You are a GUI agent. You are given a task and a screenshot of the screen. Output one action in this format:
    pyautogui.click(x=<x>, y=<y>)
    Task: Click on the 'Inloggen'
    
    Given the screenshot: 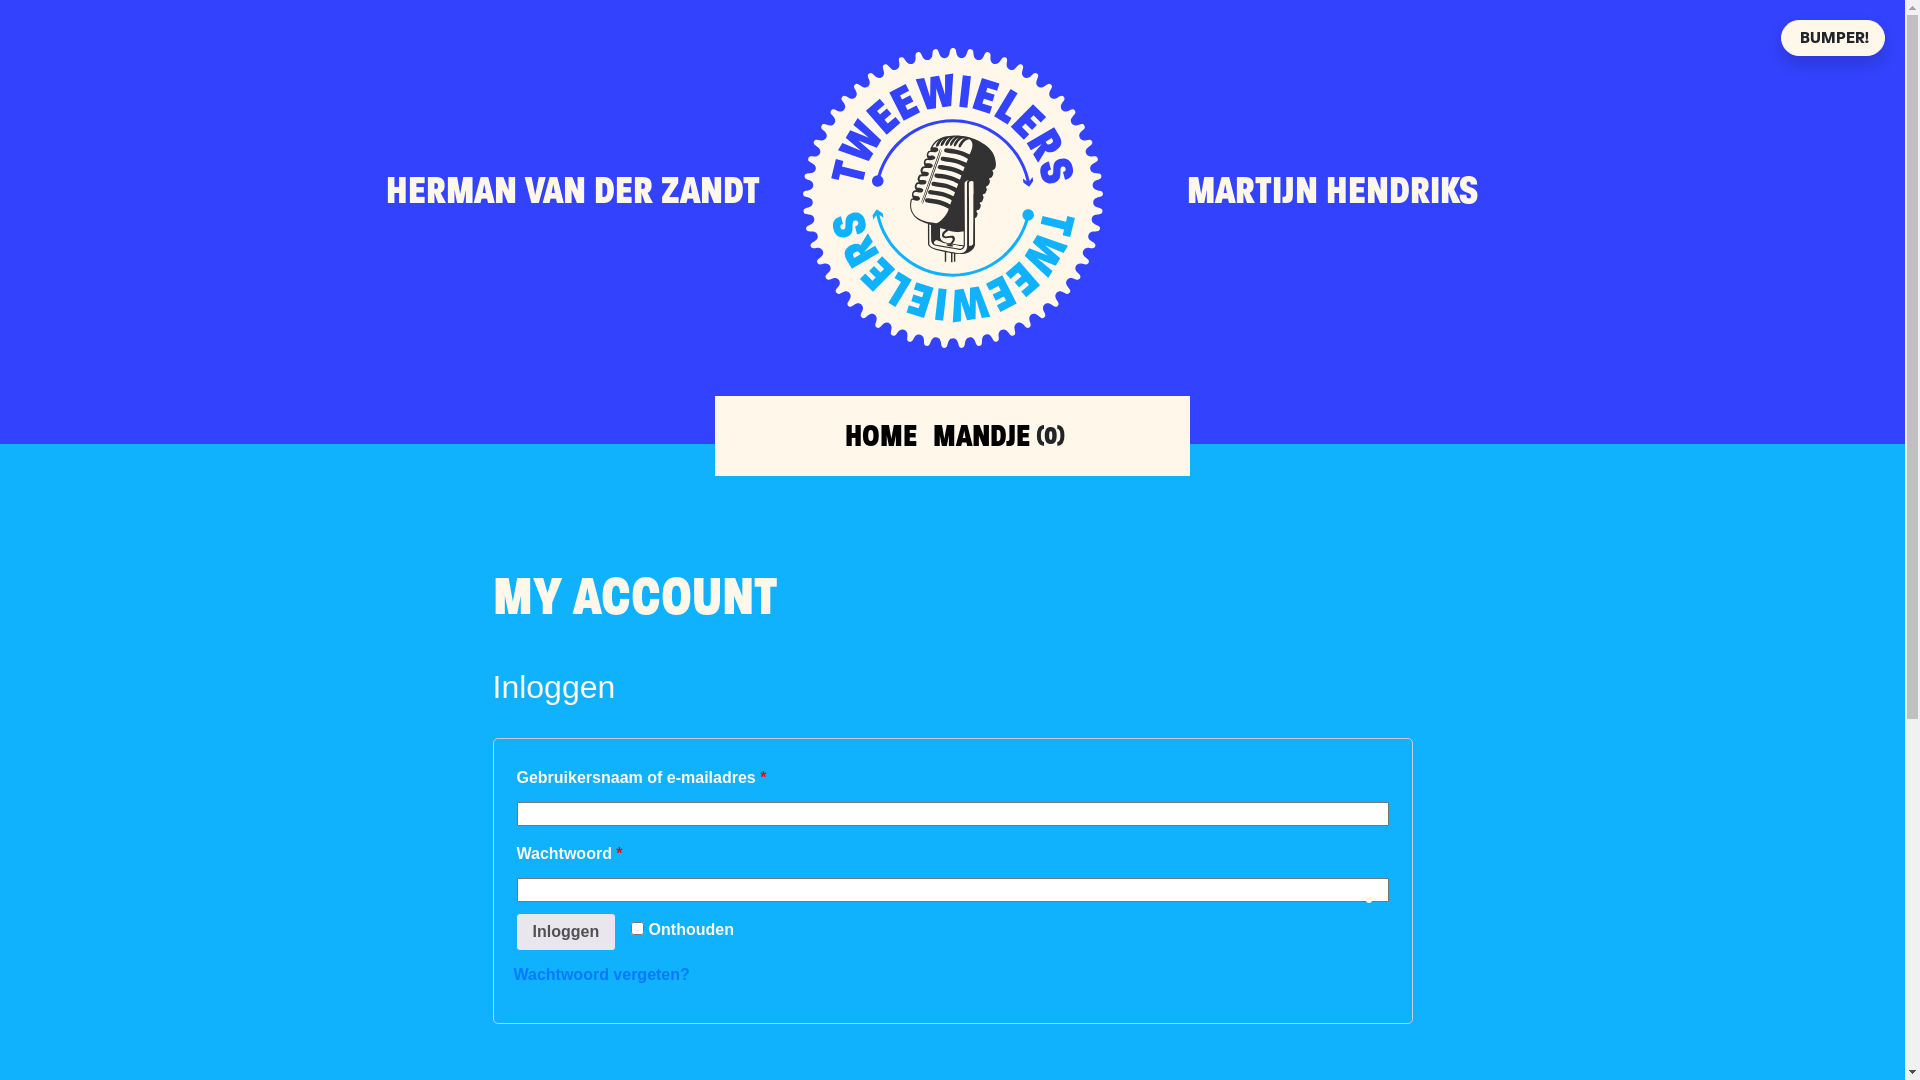 What is the action you would take?
    pyautogui.click(x=515, y=932)
    